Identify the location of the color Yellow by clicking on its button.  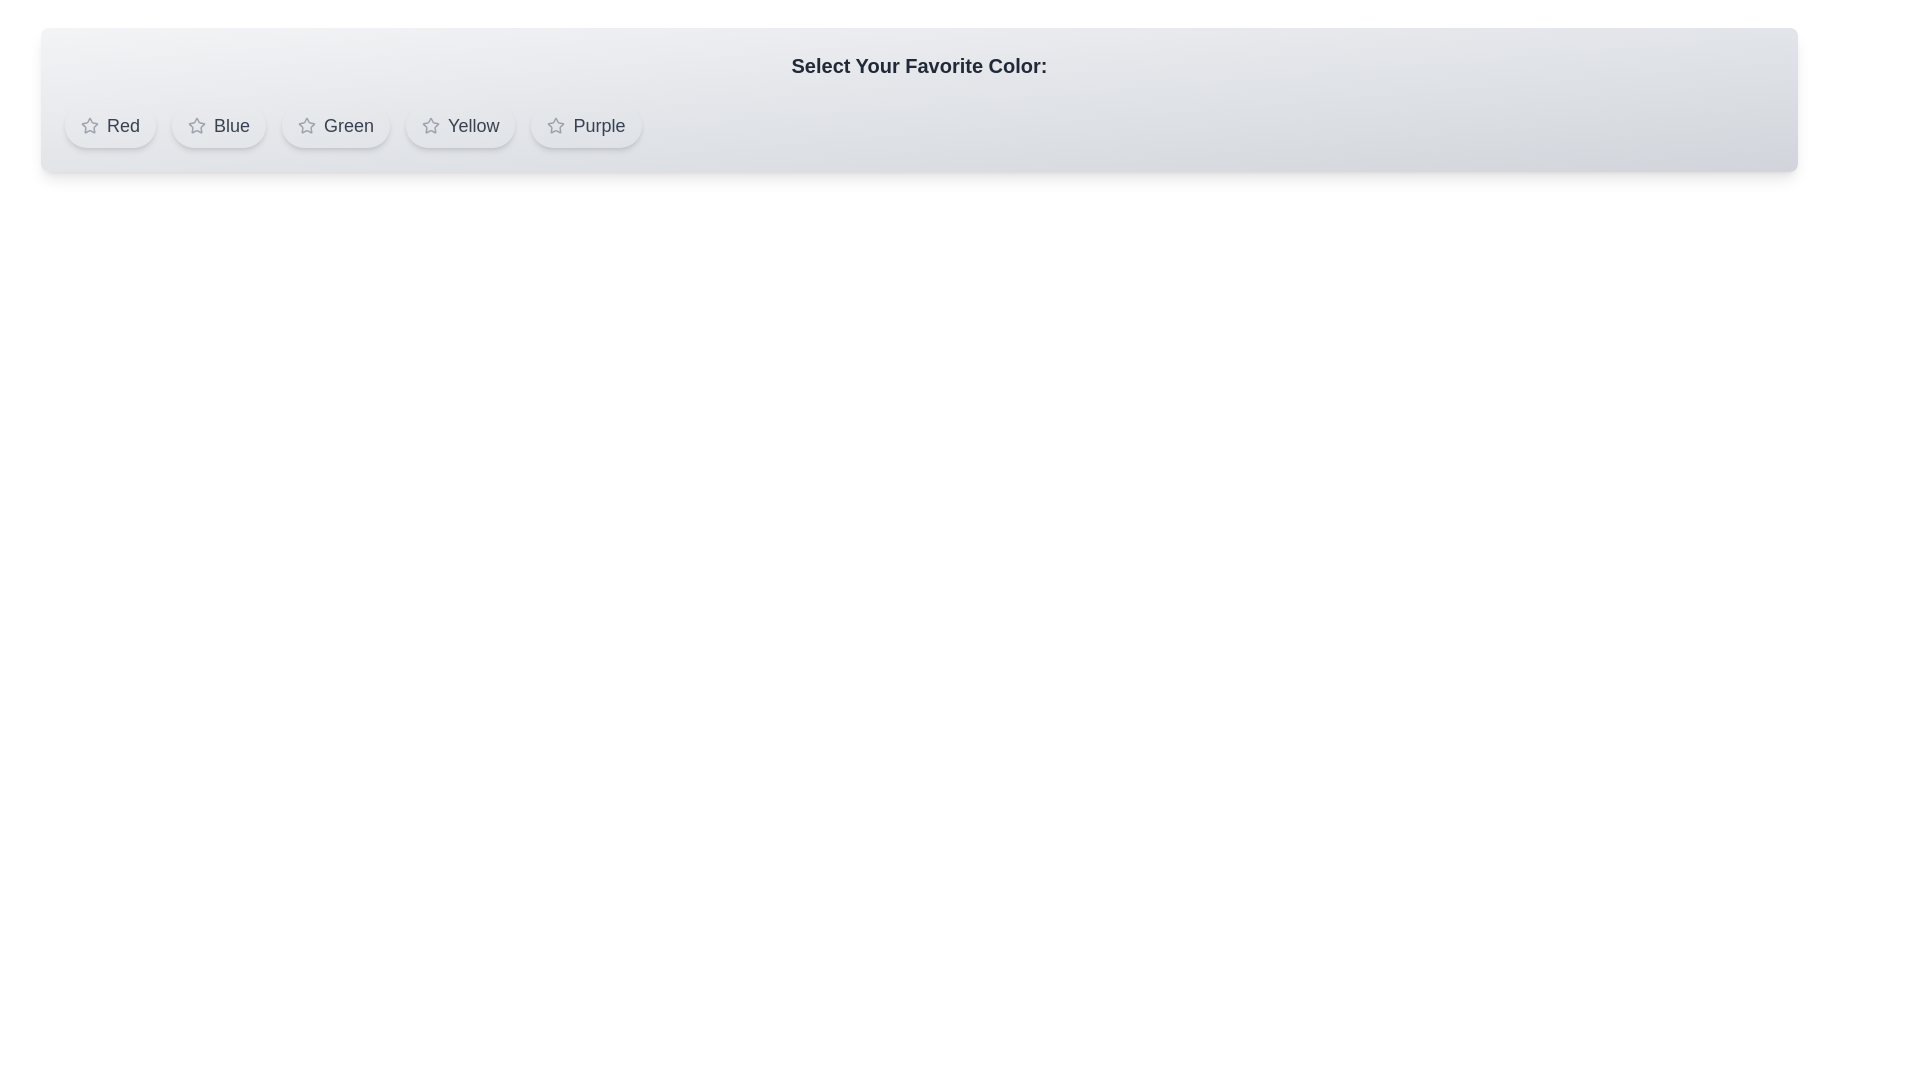
(459, 126).